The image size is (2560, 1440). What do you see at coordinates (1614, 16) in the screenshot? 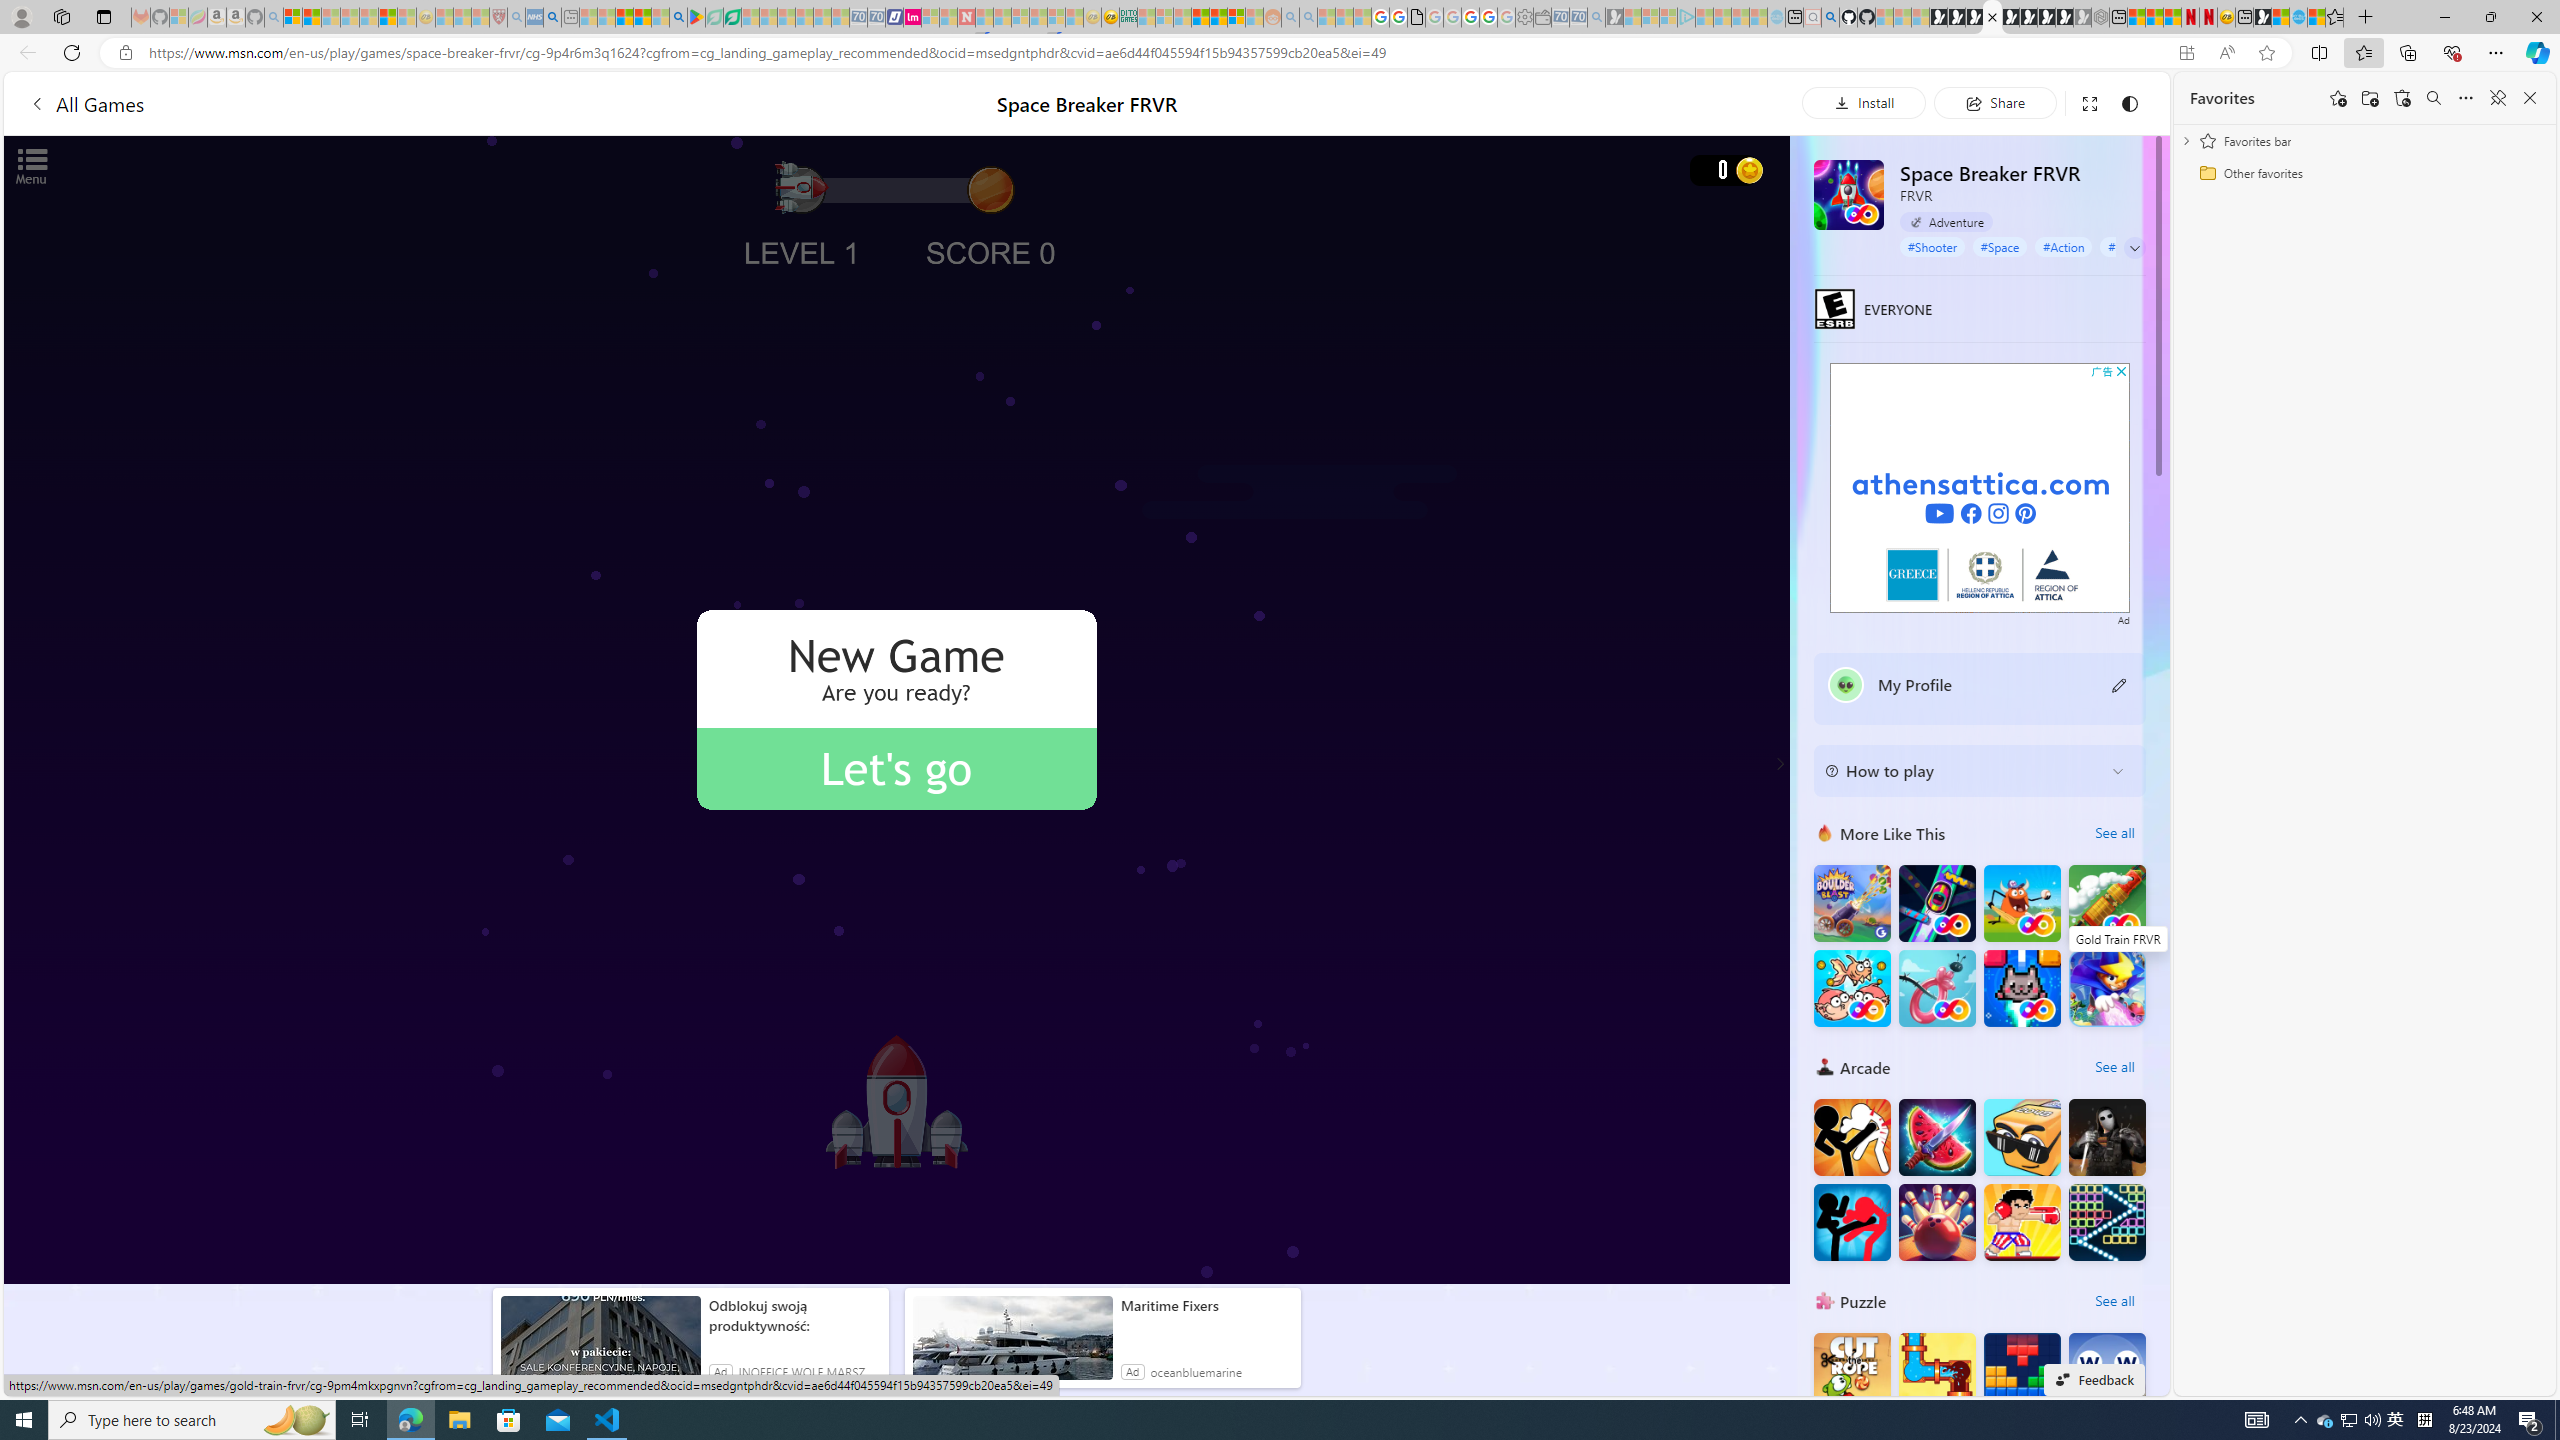
I see `'Microsoft Start Gaming - Sleeping'` at bounding box center [1614, 16].